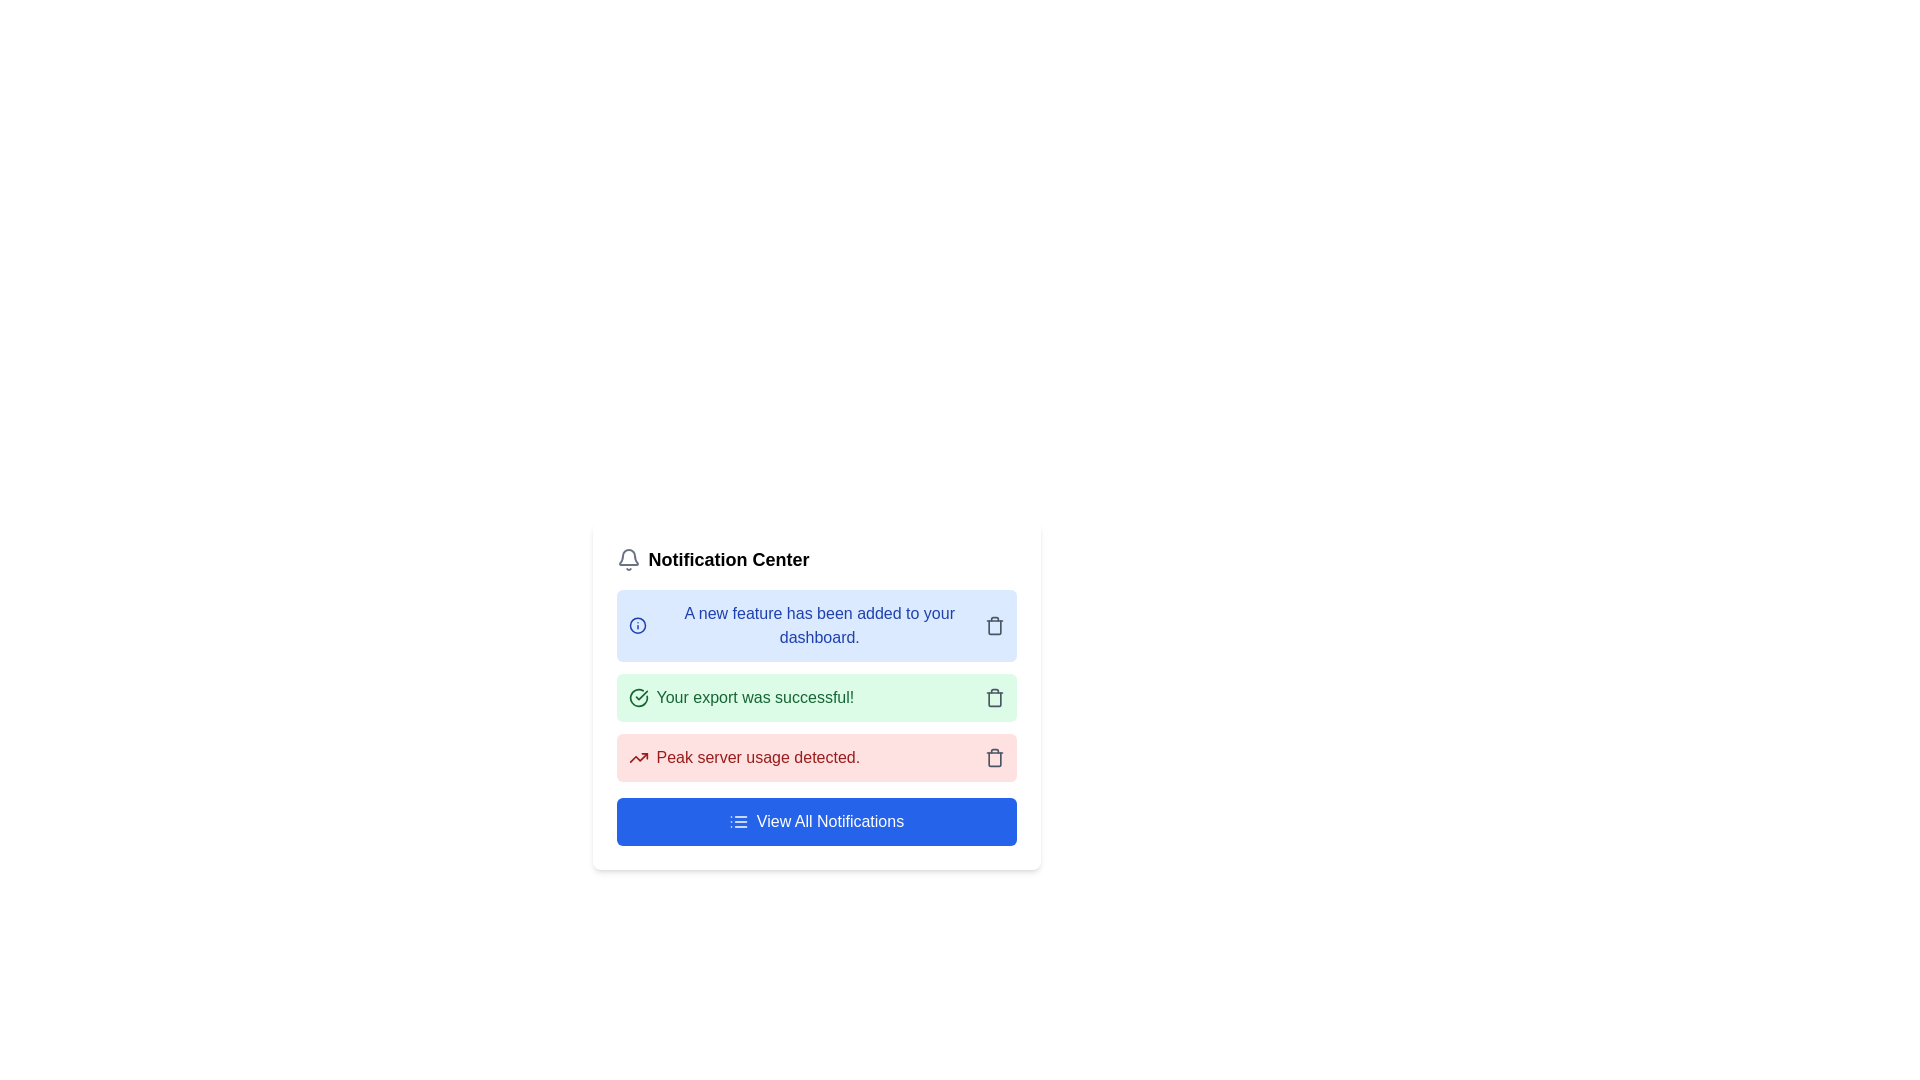 The image size is (1920, 1080). Describe the element at coordinates (637, 758) in the screenshot. I see `the icon representing a trend or alert about server usage, which is located to the left of the notification text 'Peak server usage detected.'` at that location.